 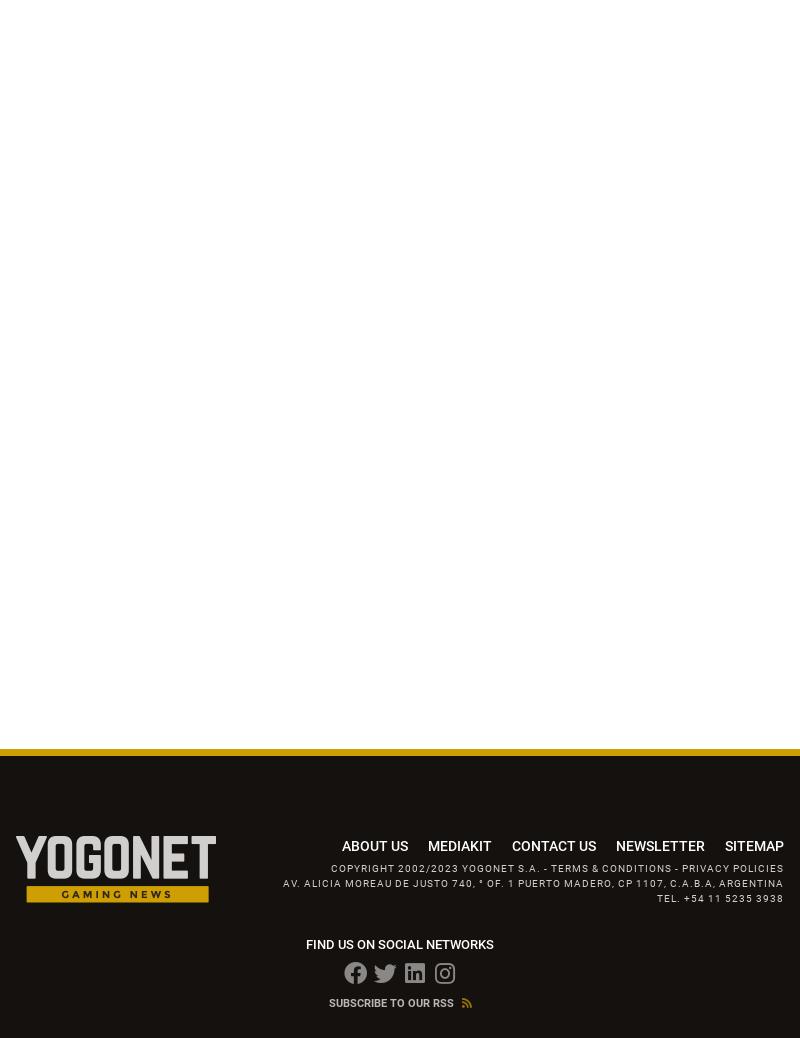 I want to click on 'Privacy Policies', so click(x=732, y=867).